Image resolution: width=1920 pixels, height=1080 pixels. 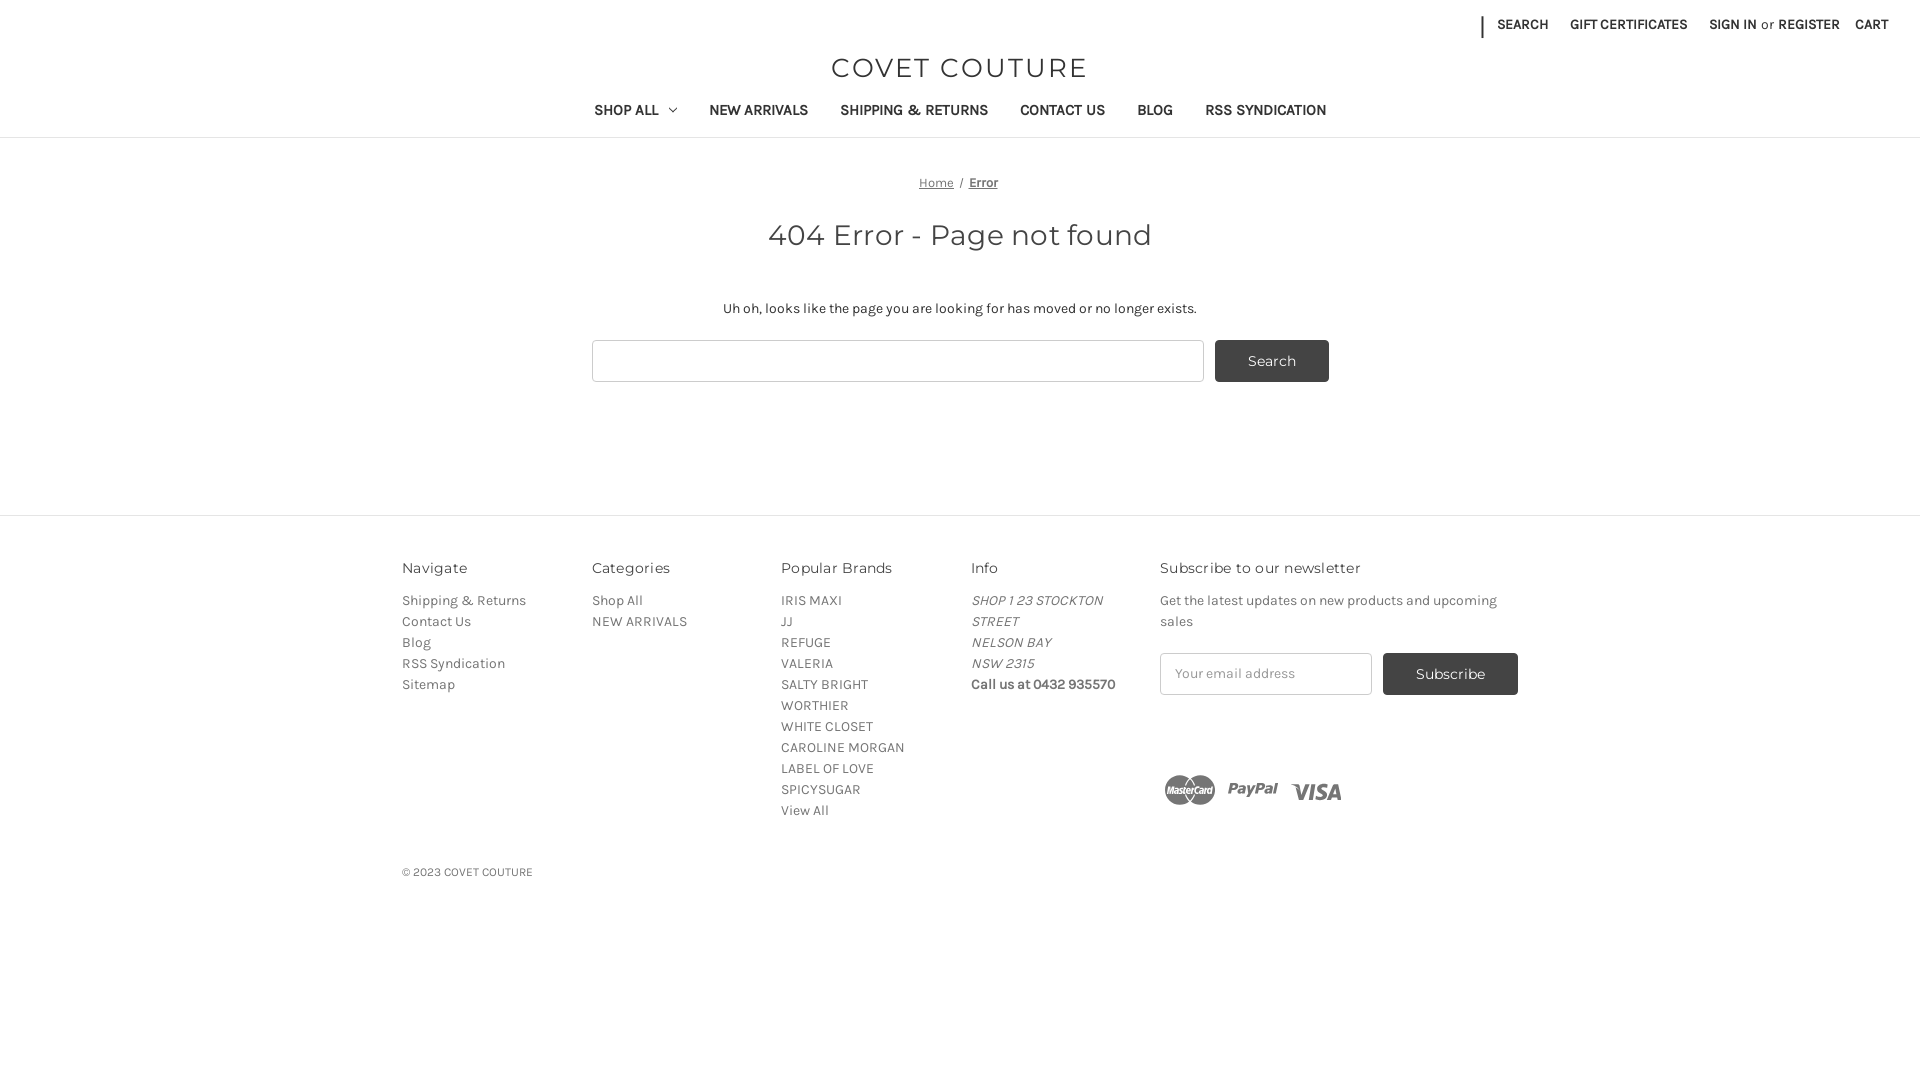 What do you see at coordinates (982, 182) in the screenshot?
I see `'Error'` at bounding box center [982, 182].